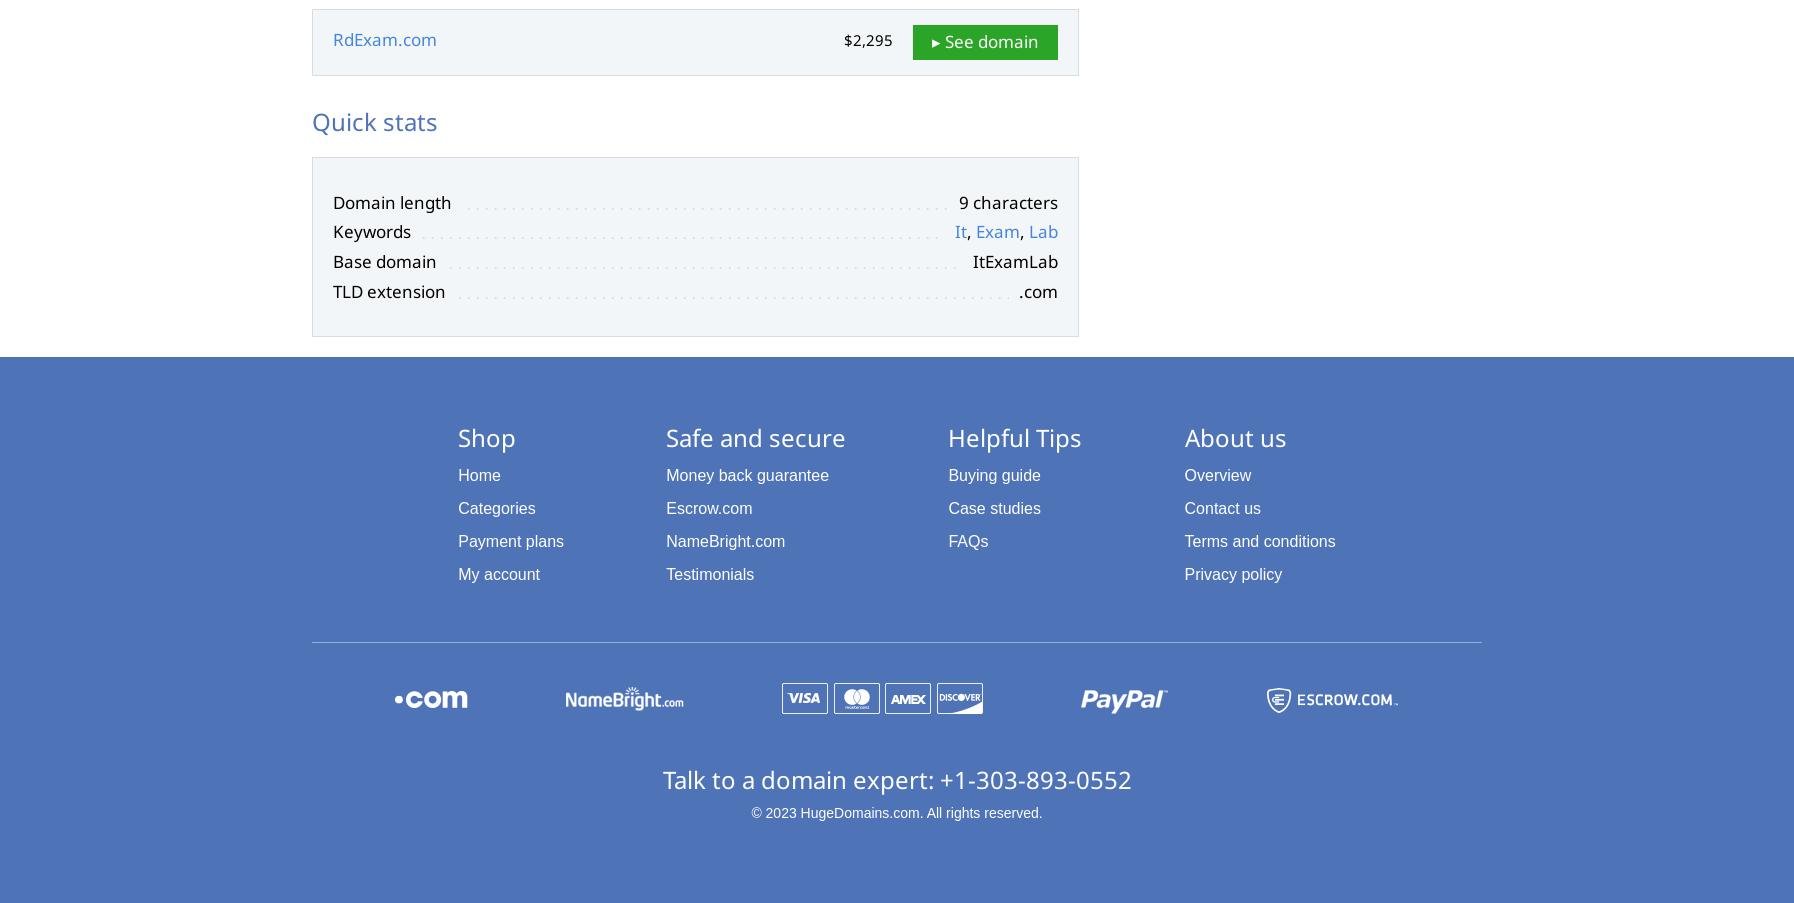 The height and width of the screenshot is (903, 1794). I want to click on 'Overview', so click(1183, 475).